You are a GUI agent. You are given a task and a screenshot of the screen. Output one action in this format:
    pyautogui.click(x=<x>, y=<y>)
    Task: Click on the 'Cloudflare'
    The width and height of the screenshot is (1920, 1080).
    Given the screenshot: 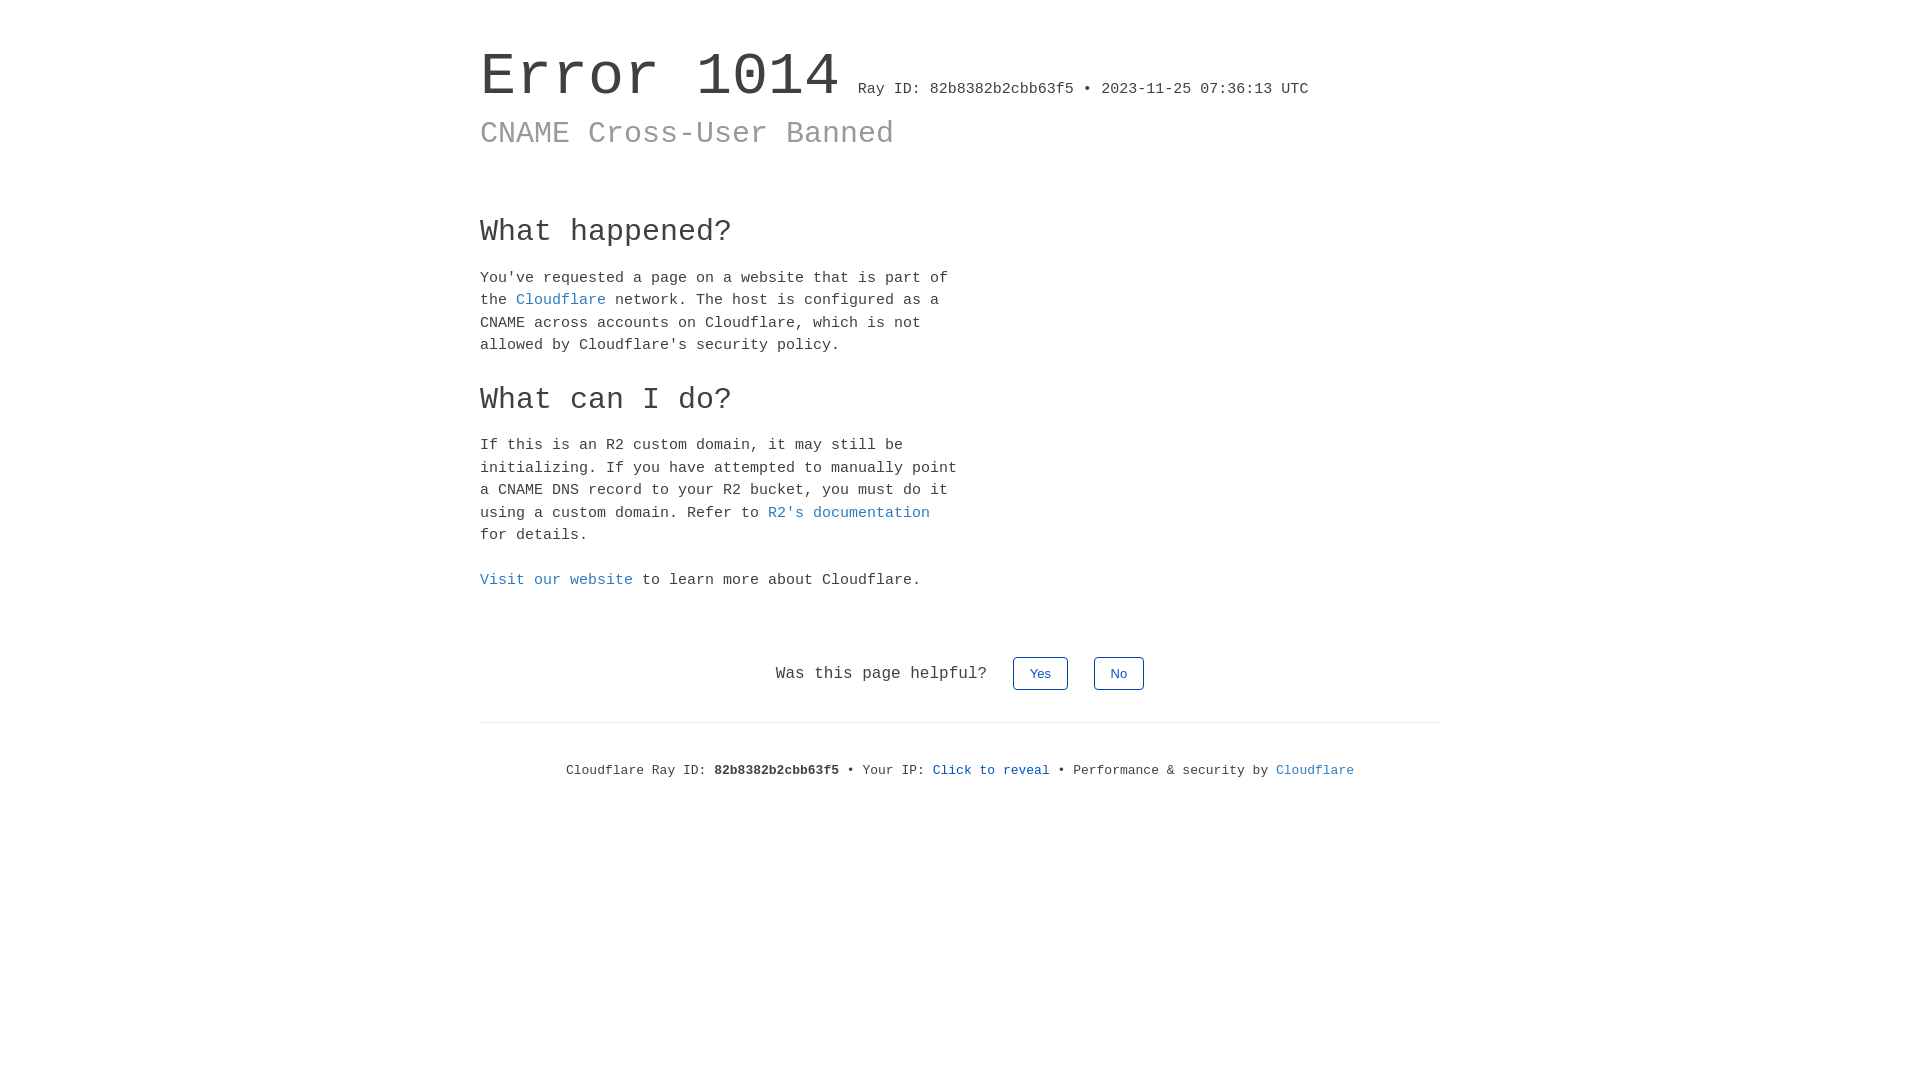 What is the action you would take?
    pyautogui.click(x=560, y=300)
    